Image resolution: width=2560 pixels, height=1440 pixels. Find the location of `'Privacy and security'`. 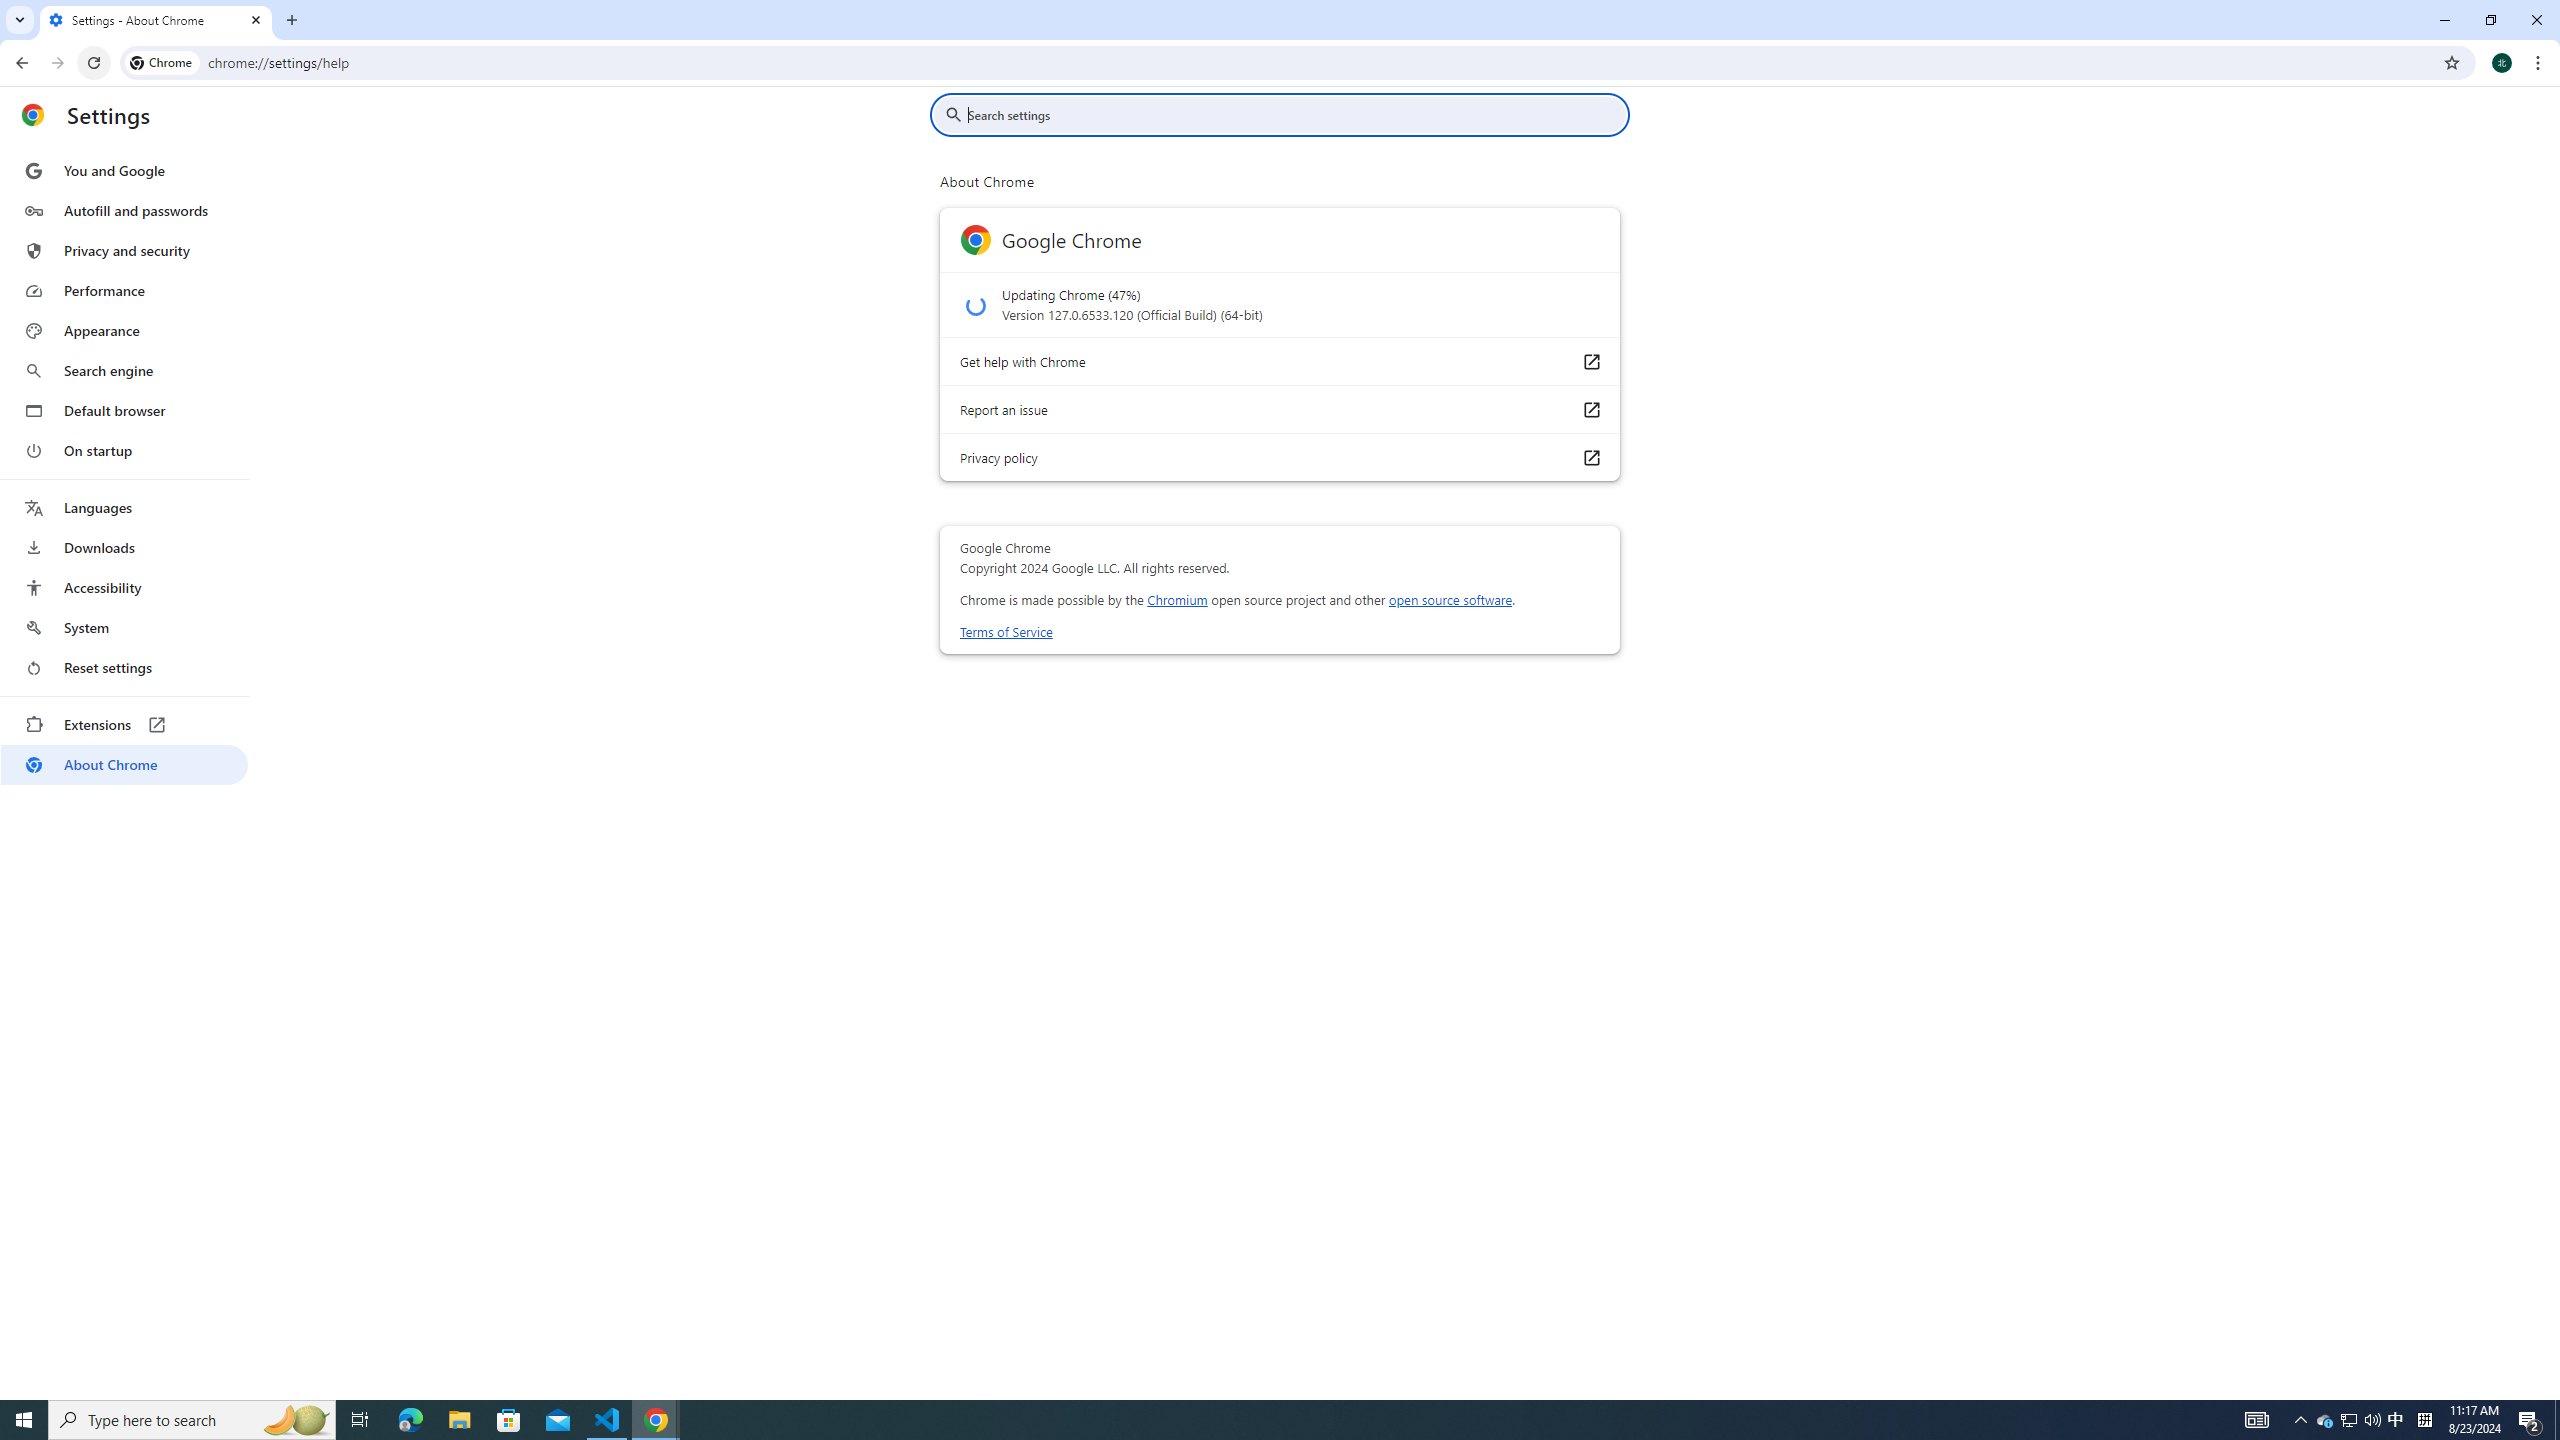

'Privacy and security' is located at coordinates (123, 249).